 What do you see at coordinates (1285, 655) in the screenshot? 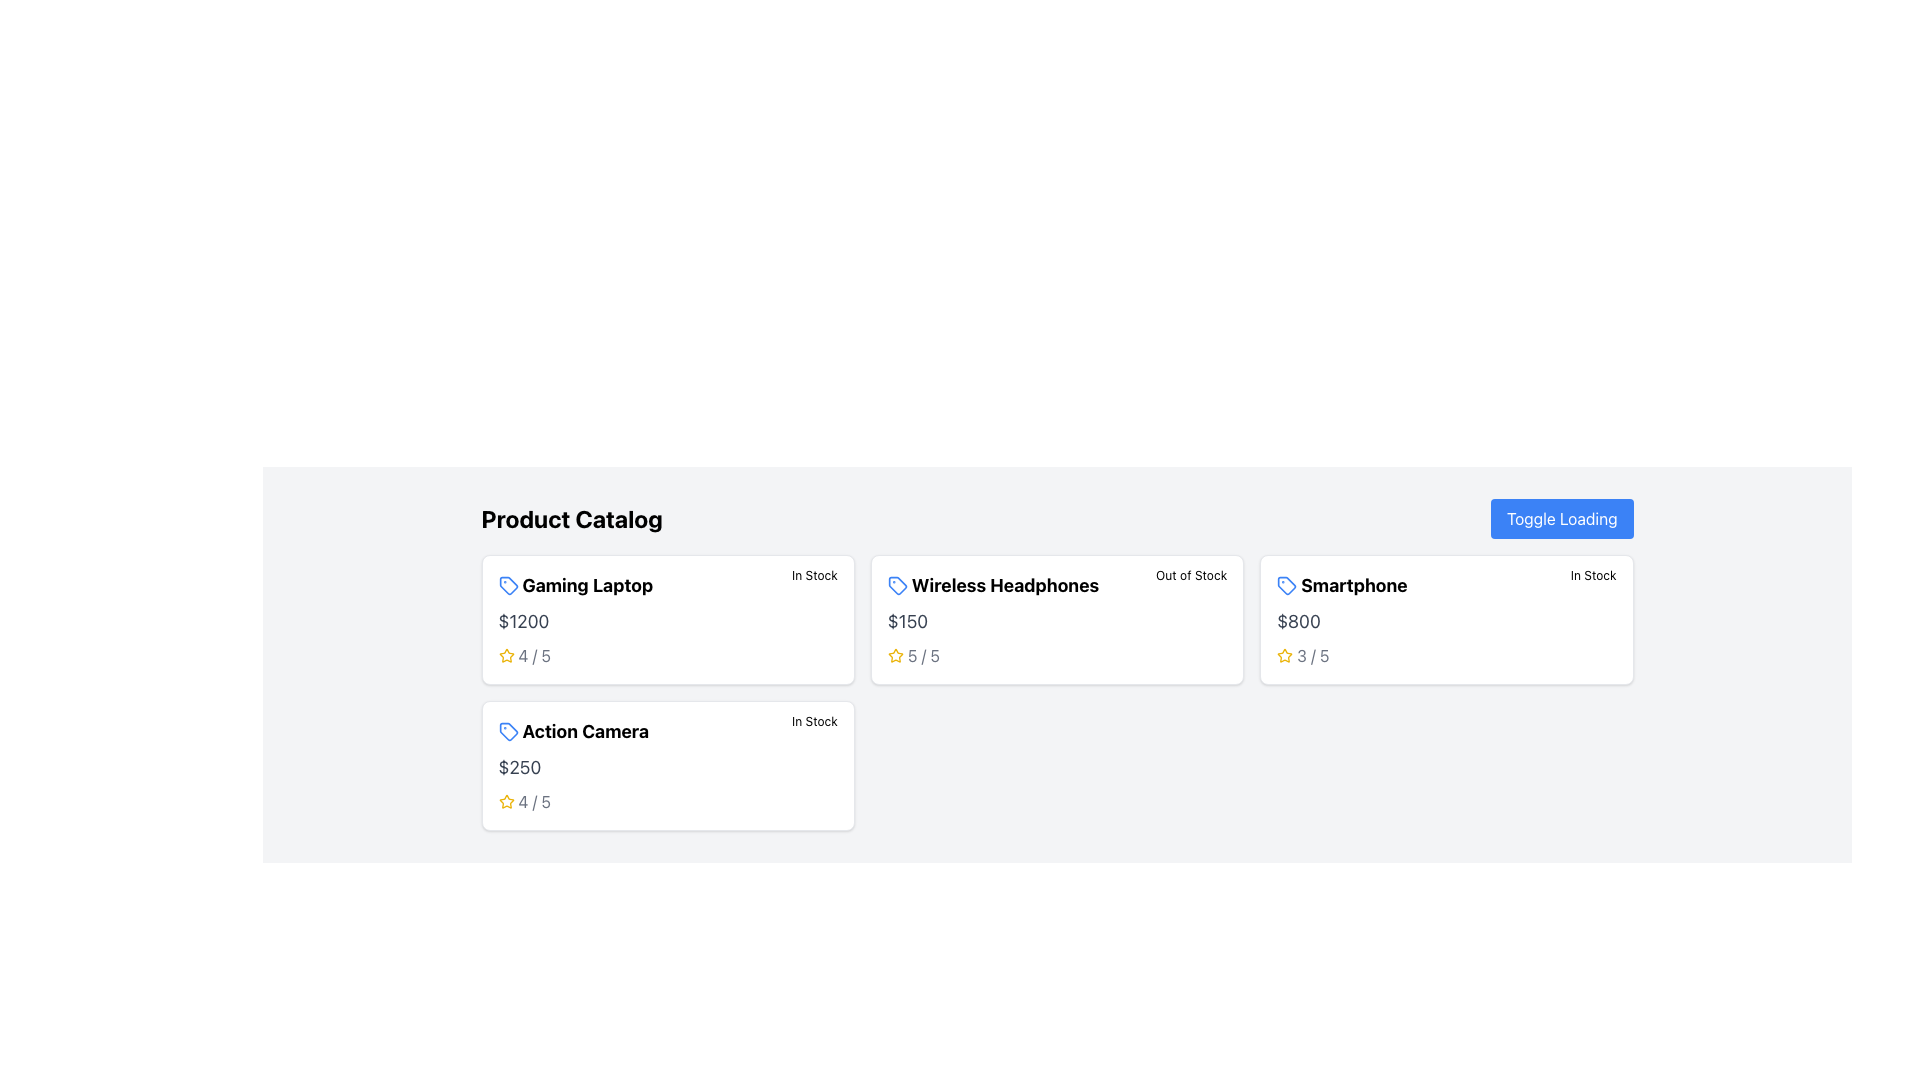
I see `the star-shaped icon representing the rating feature for the 'Smartphone' product, which is located adjacent to the '3 / 5' text in the rating section` at bounding box center [1285, 655].